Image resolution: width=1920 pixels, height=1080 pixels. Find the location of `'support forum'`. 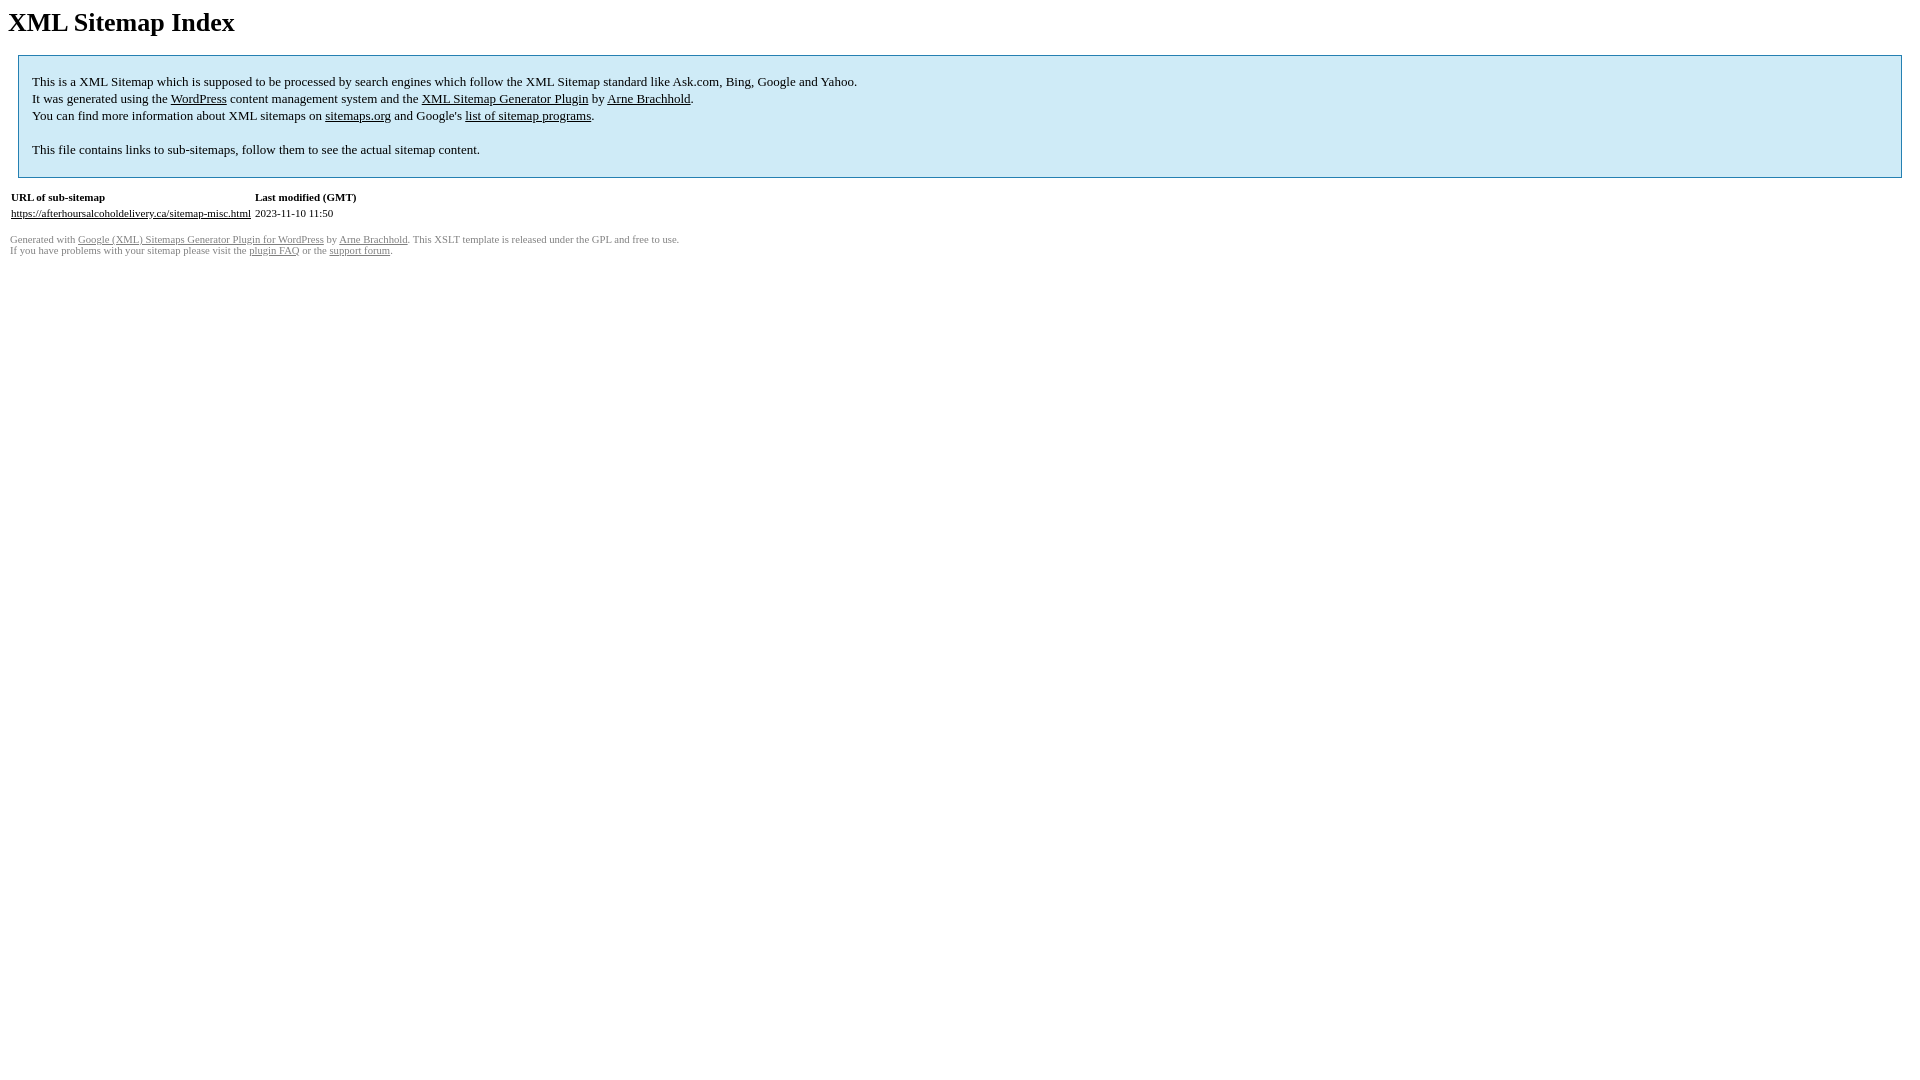

'support forum' is located at coordinates (329, 249).